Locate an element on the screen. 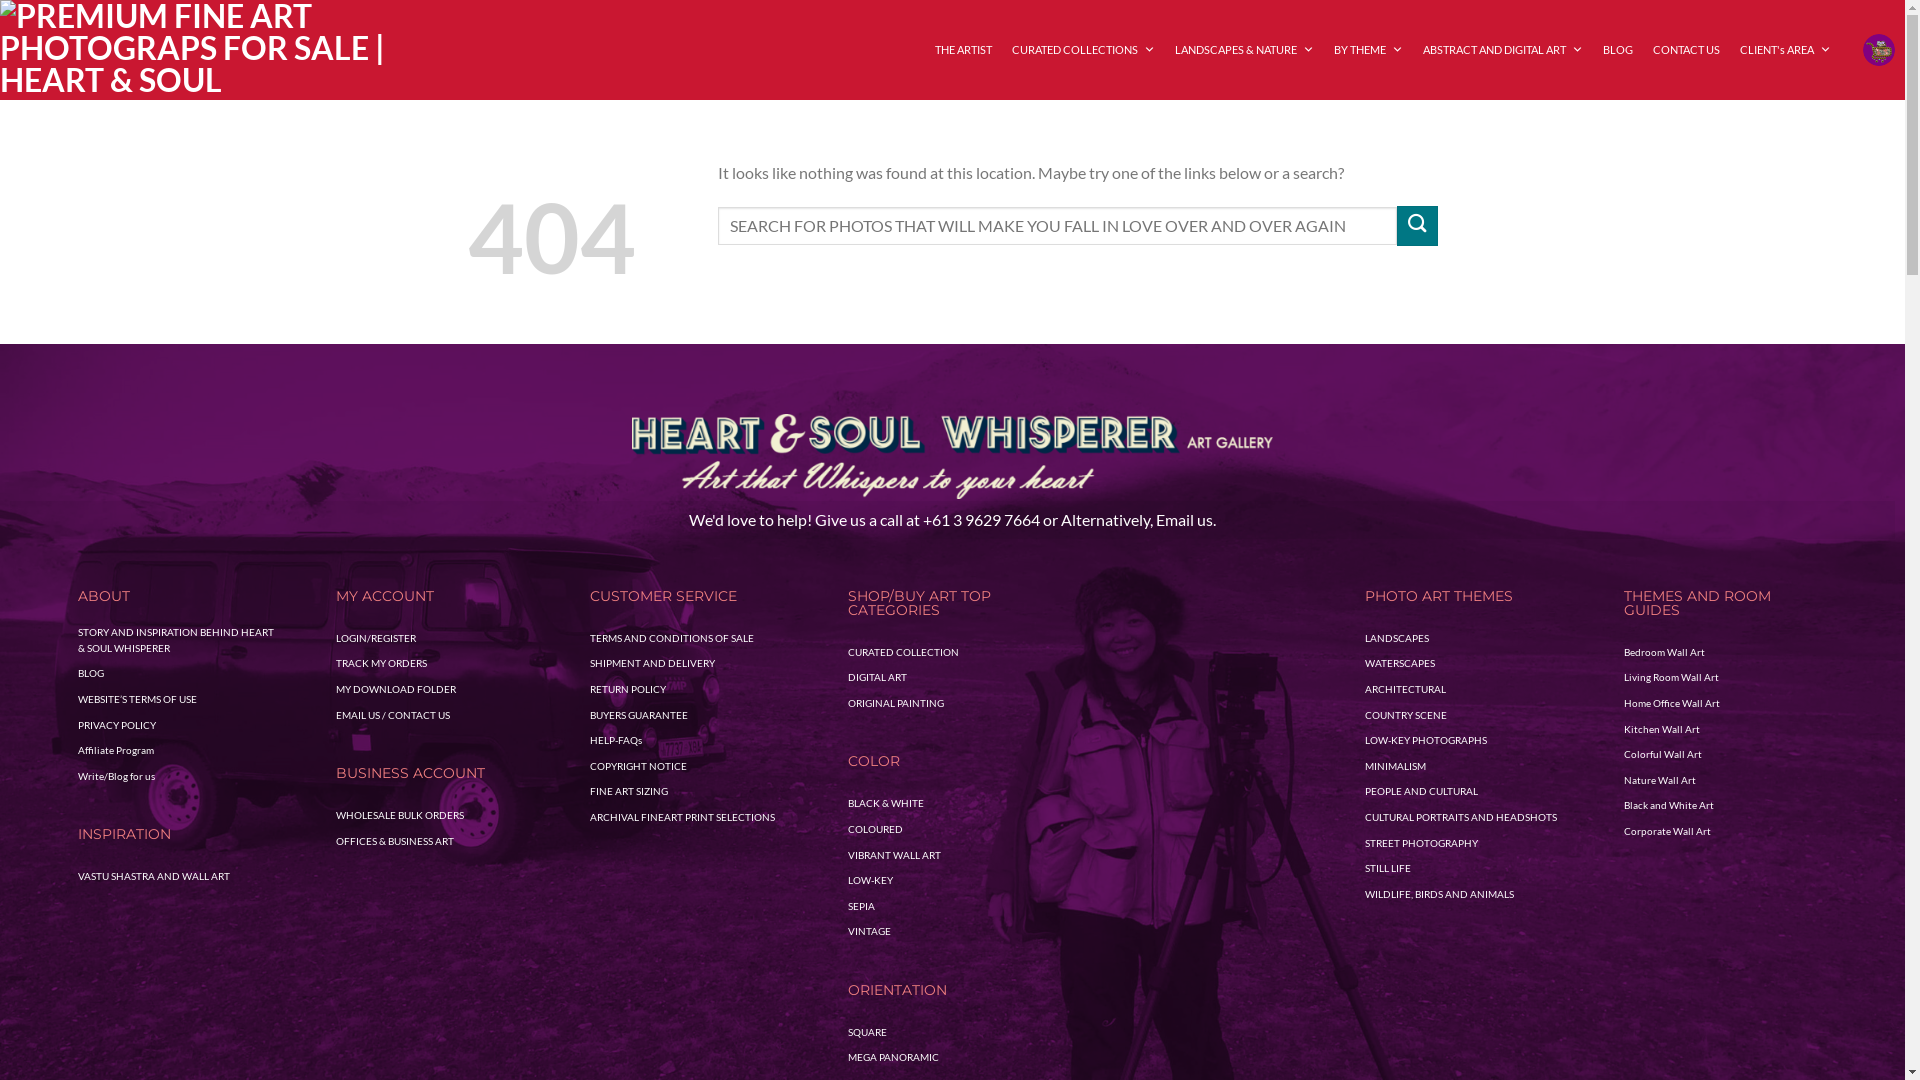  'LOGIN/REGISTER' is located at coordinates (375, 637).